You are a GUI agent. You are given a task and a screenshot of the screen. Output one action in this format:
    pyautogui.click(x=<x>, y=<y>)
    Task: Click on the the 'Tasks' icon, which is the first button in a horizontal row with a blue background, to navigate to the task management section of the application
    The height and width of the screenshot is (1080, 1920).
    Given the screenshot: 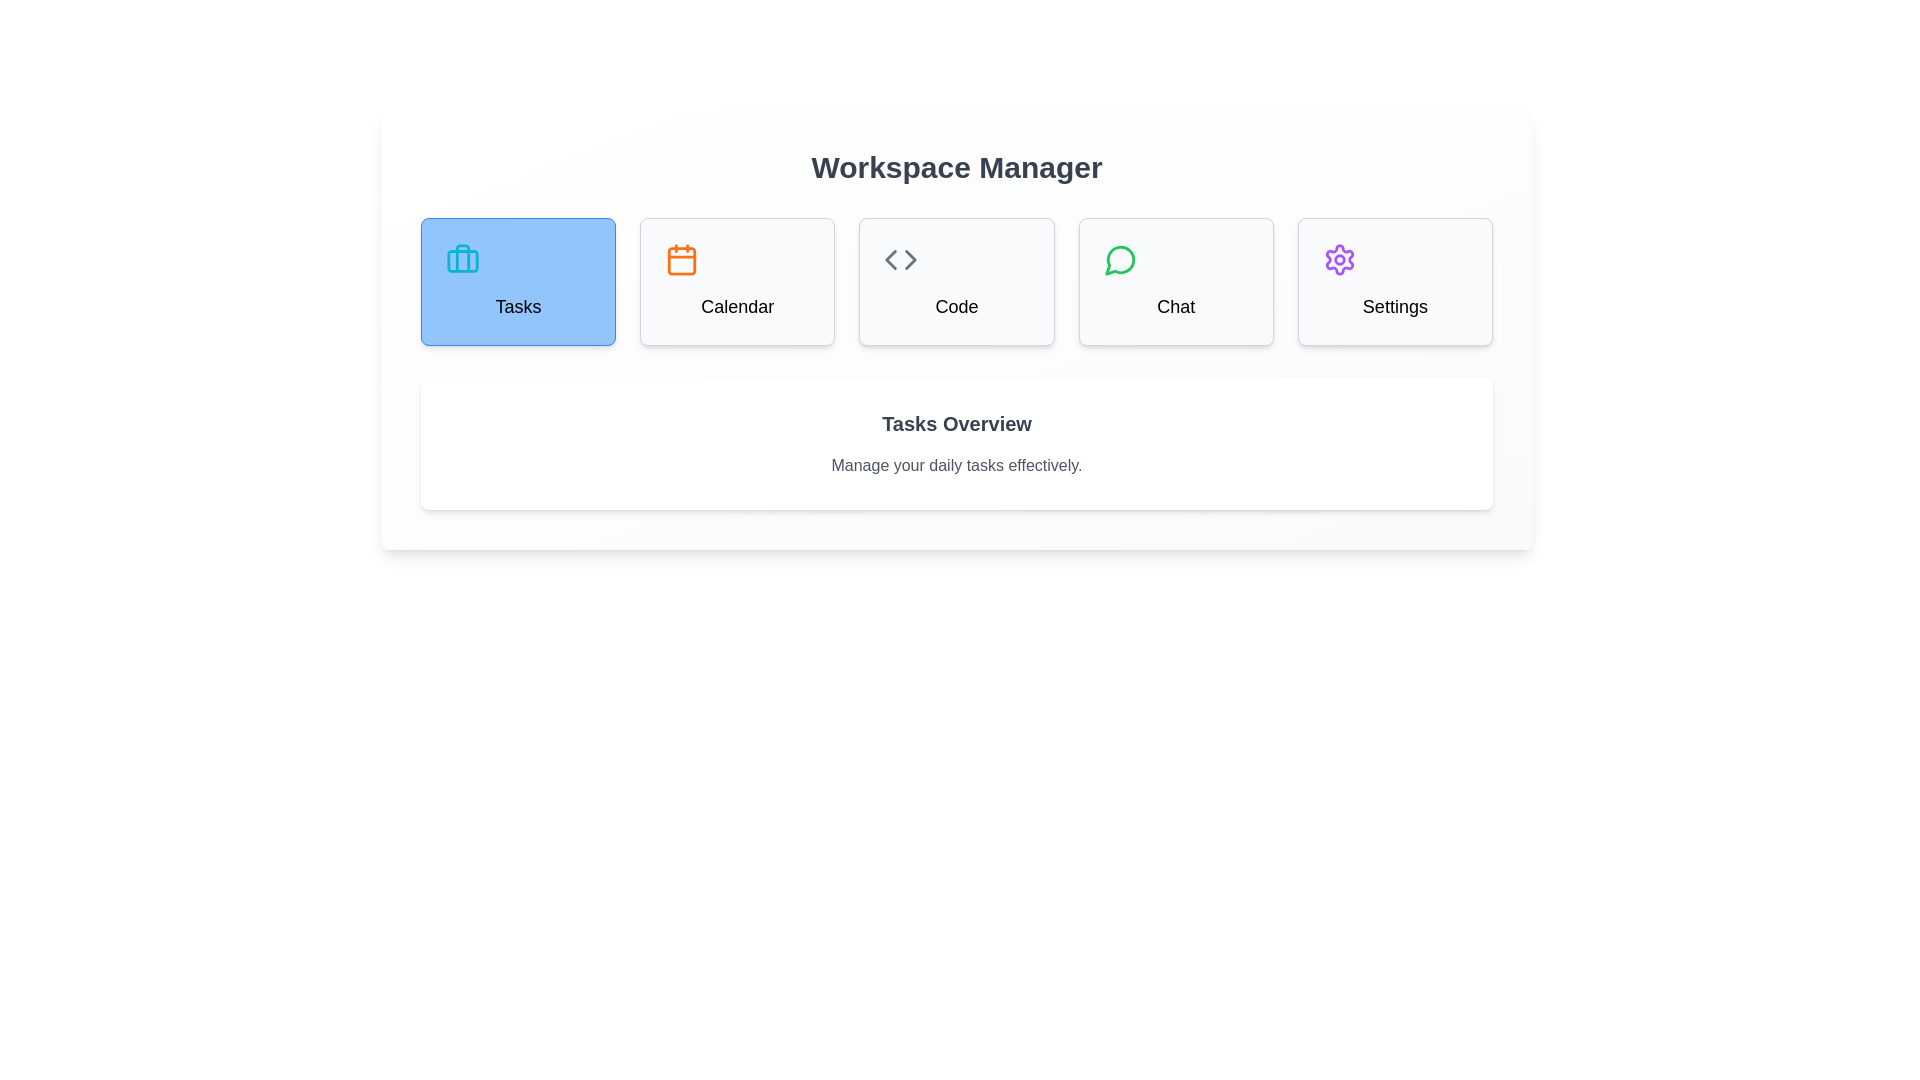 What is the action you would take?
    pyautogui.click(x=461, y=258)
    